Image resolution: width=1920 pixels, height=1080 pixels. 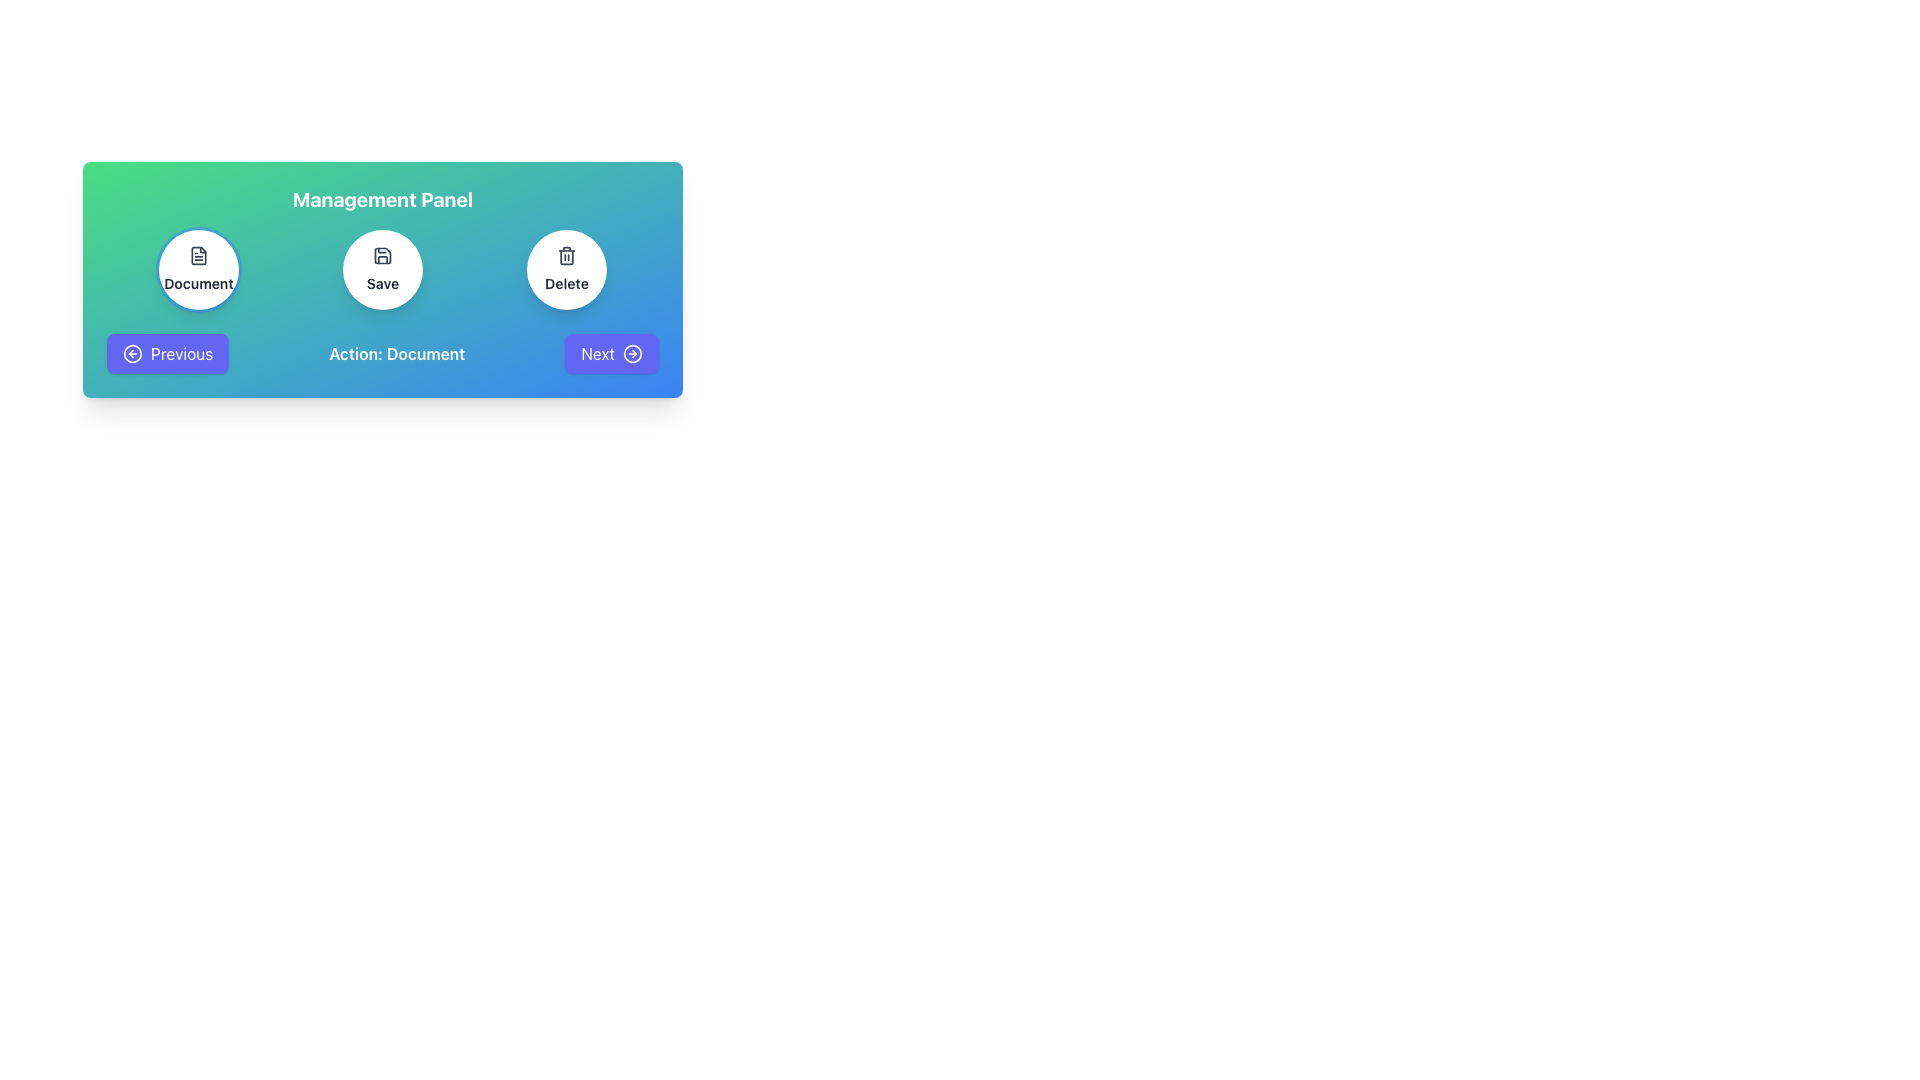 I want to click on the document icon, which is centered inside the circular button labeled 'Document' in the Management Panel, so click(x=198, y=254).